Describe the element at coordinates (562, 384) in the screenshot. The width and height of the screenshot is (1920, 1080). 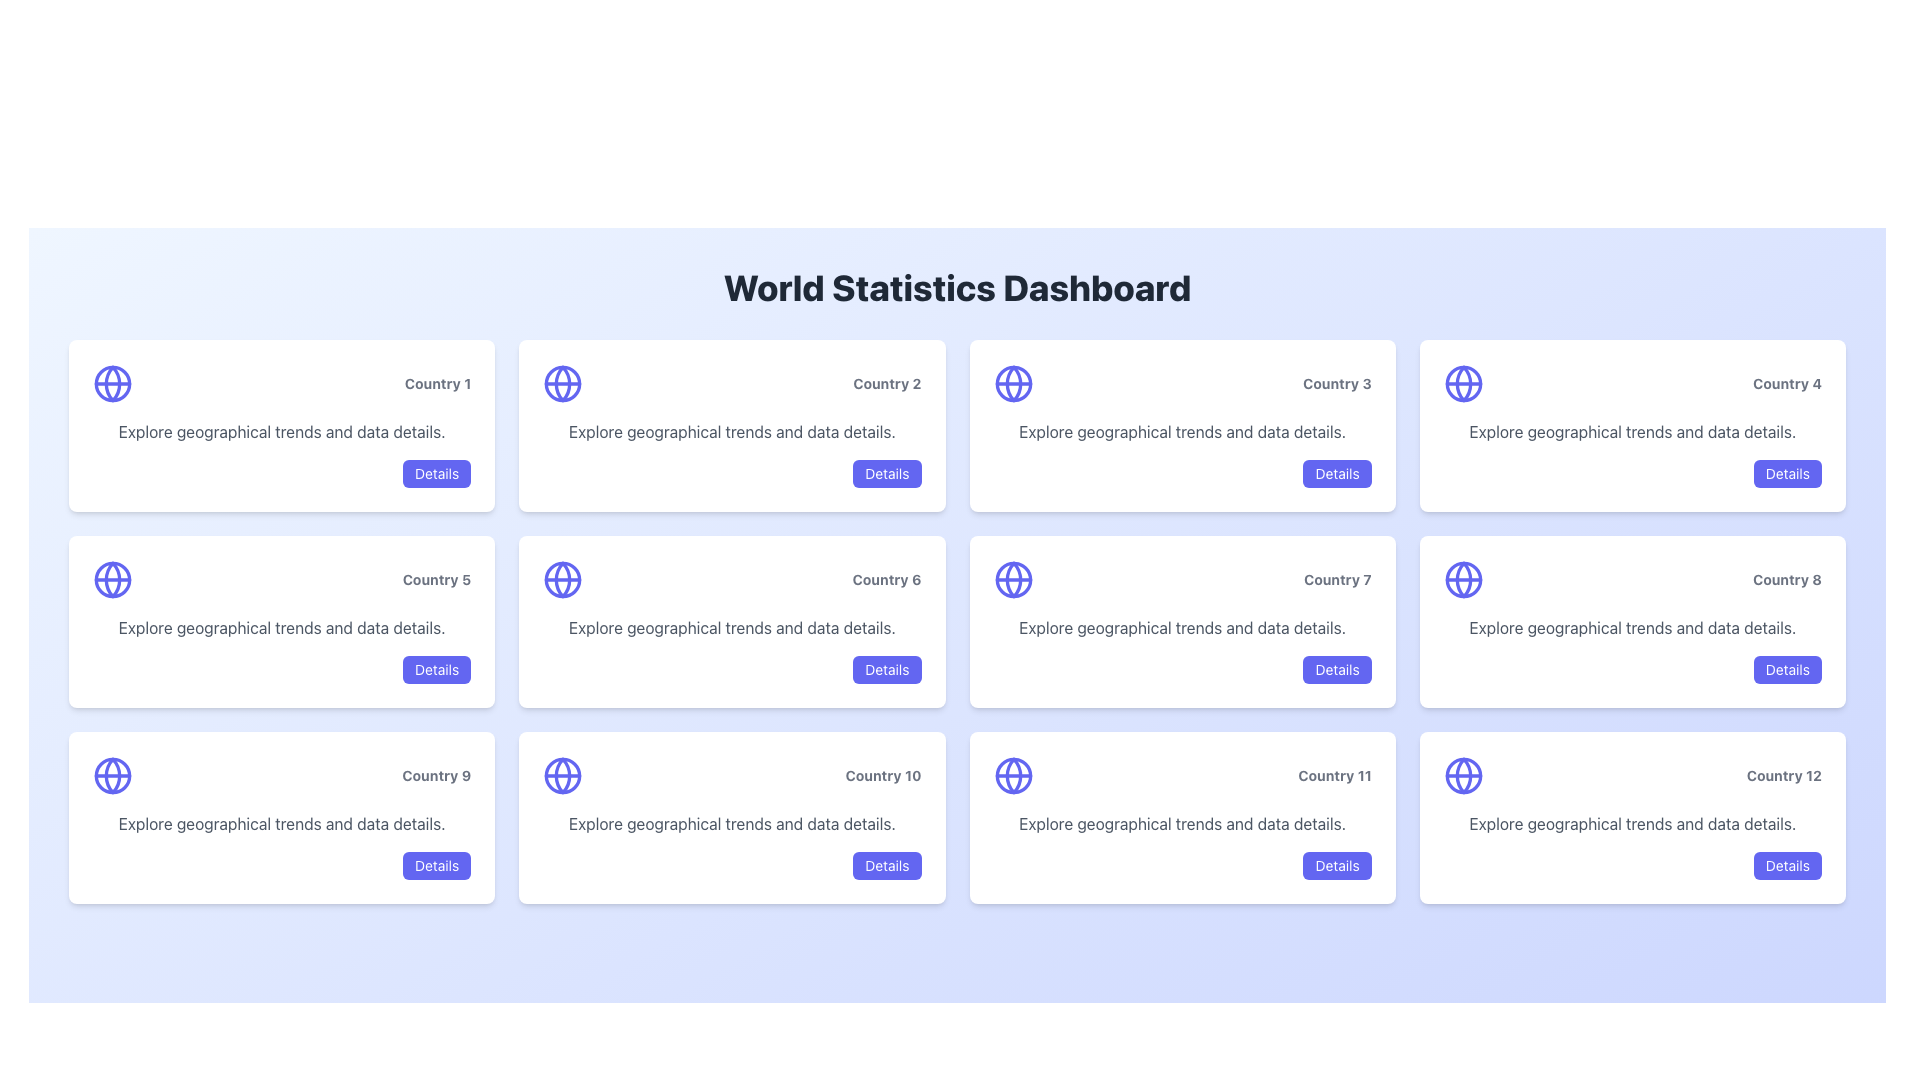
I see `the circular globe icon styled in indigo blue located to the left of the text 'Country 2' in the second card of the grid layout` at that location.